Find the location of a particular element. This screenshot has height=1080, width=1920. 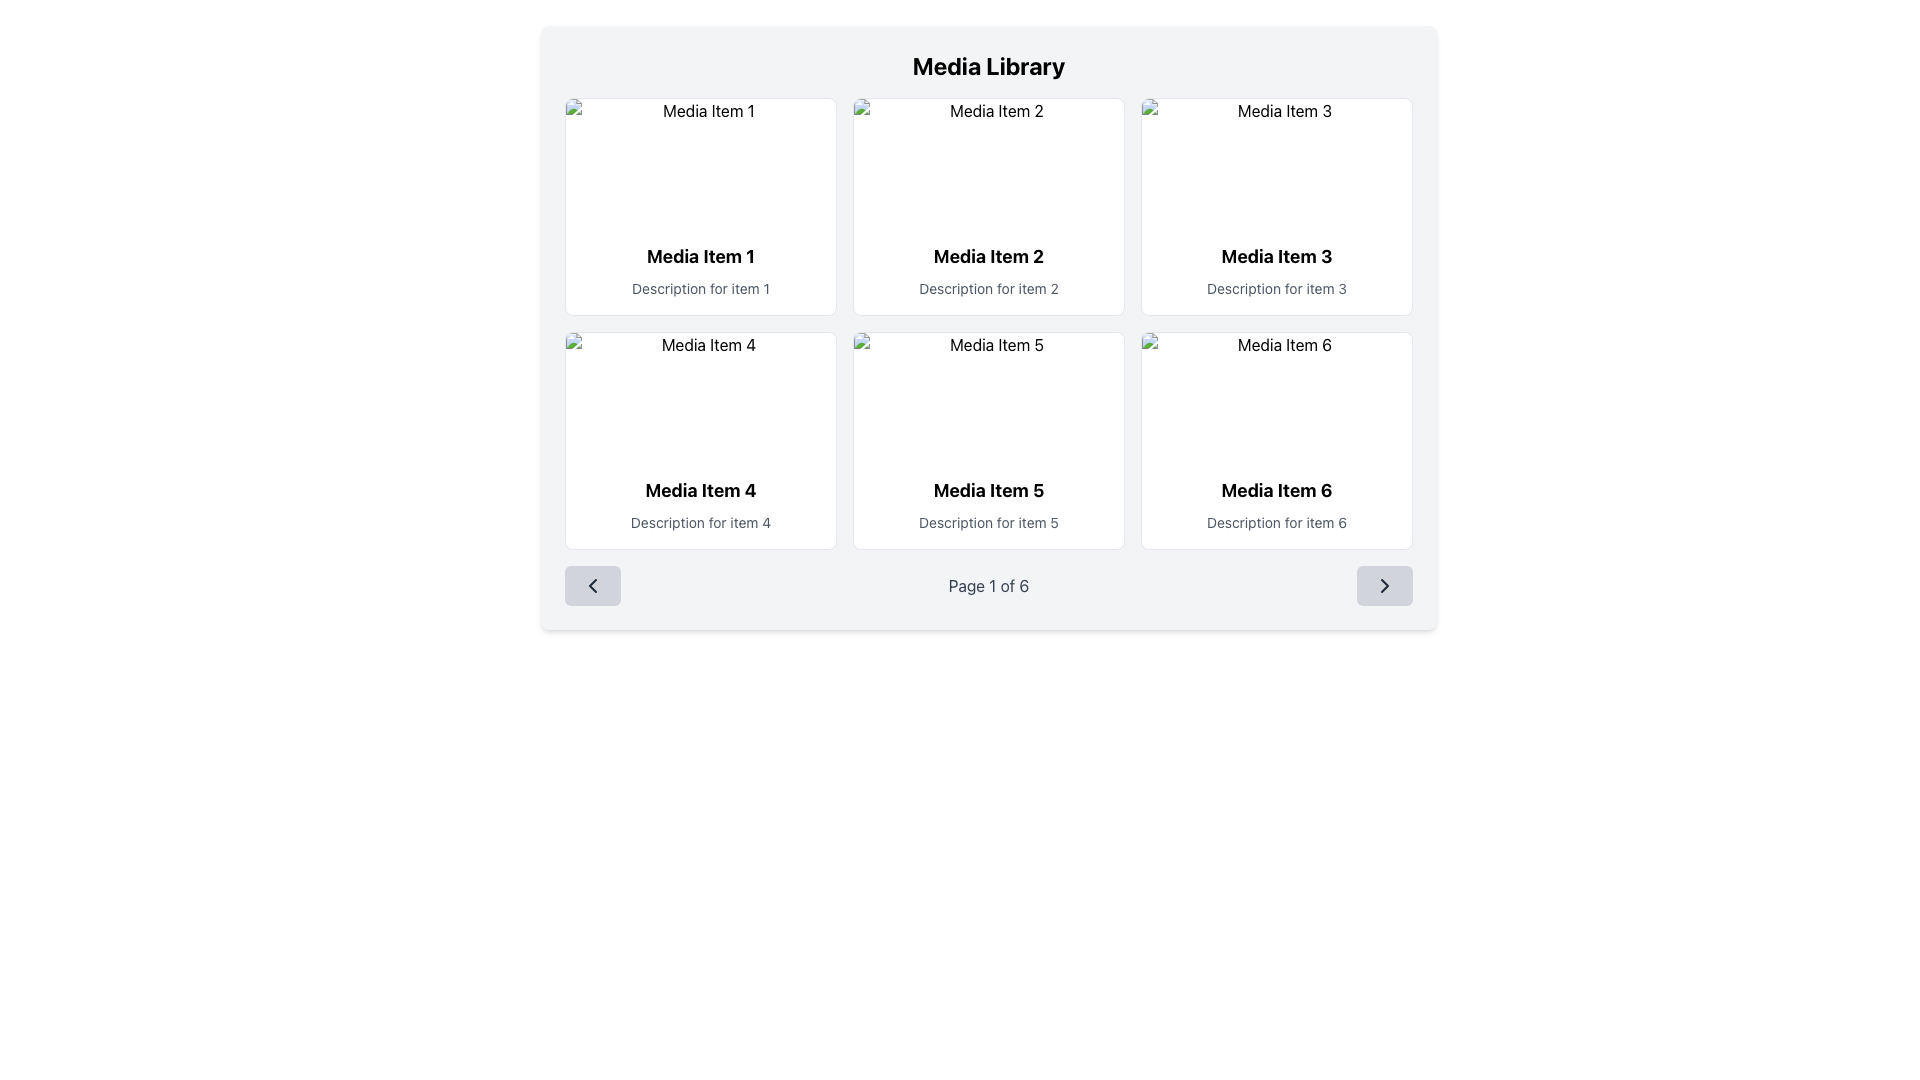

the rightmost navigation button in the bottom-right corner of the interface is located at coordinates (1384, 585).